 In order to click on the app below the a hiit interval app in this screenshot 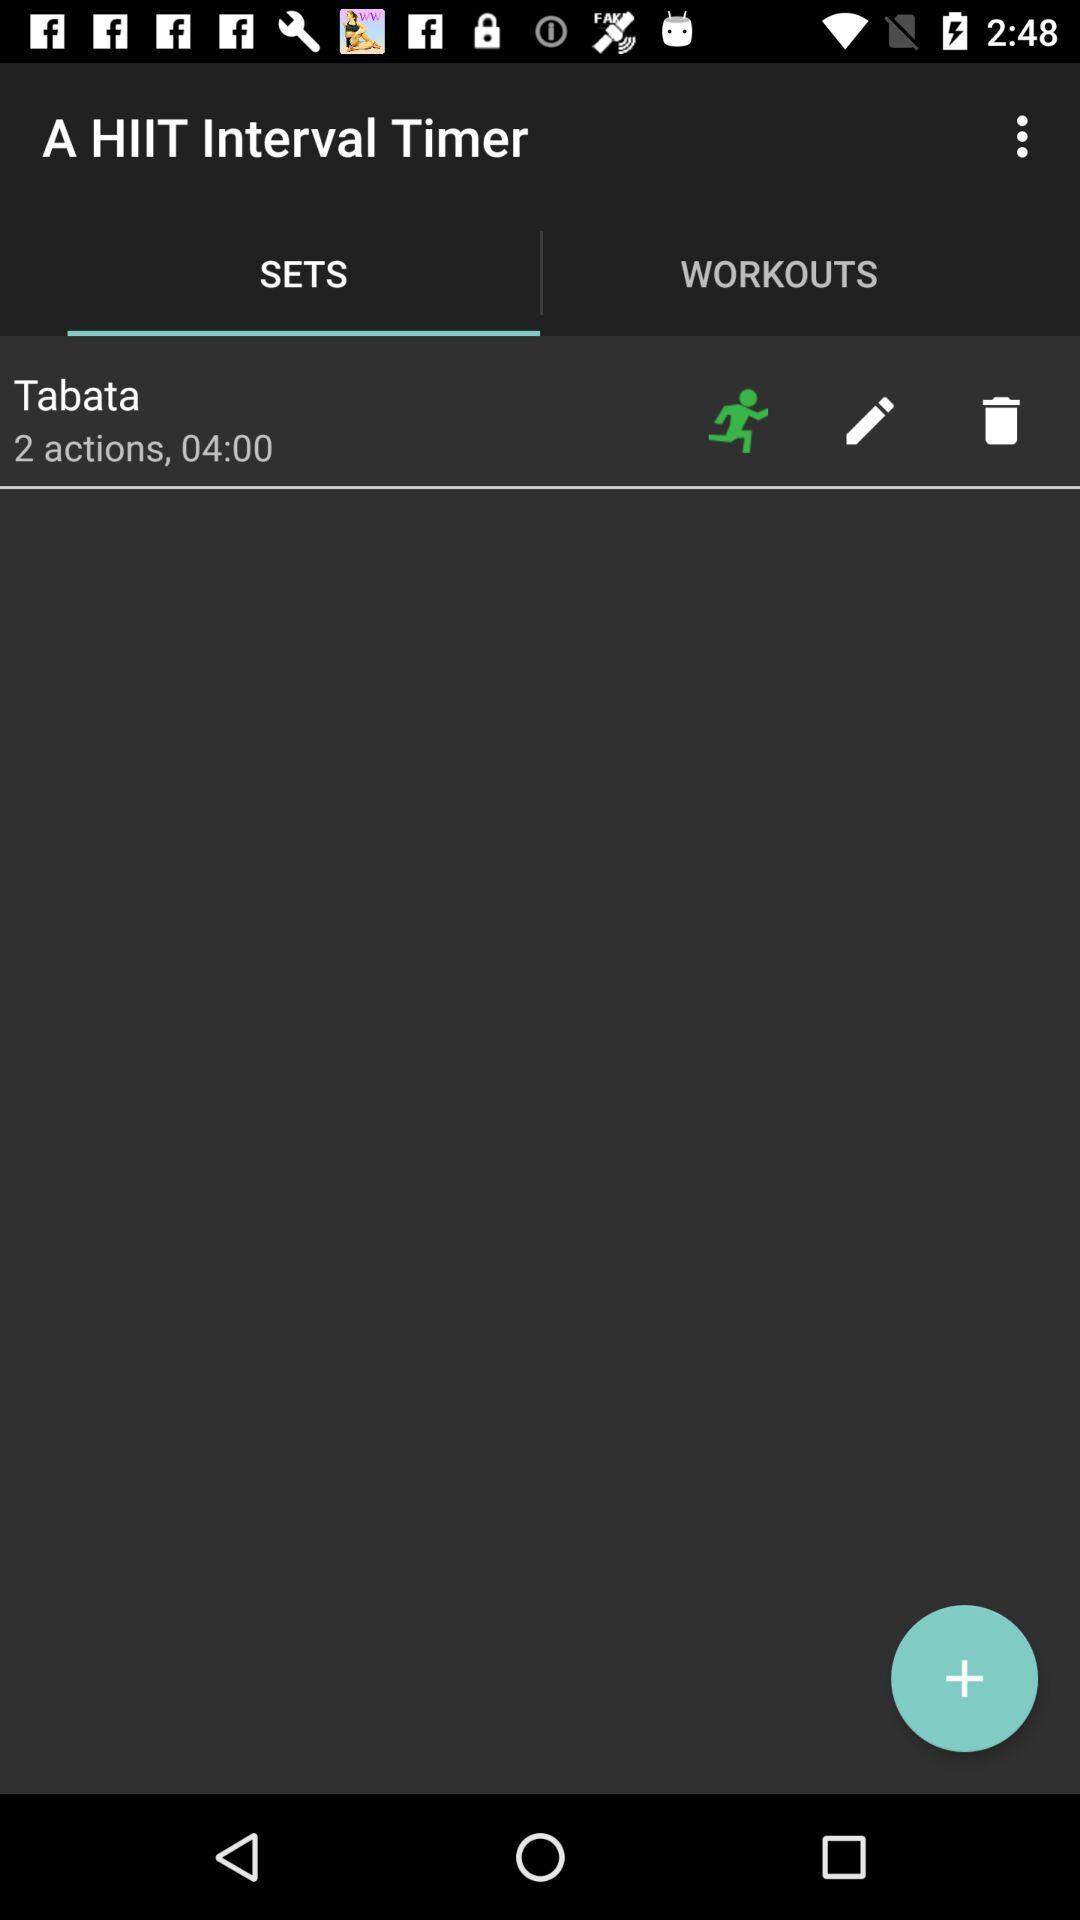, I will do `click(75, 388)`.